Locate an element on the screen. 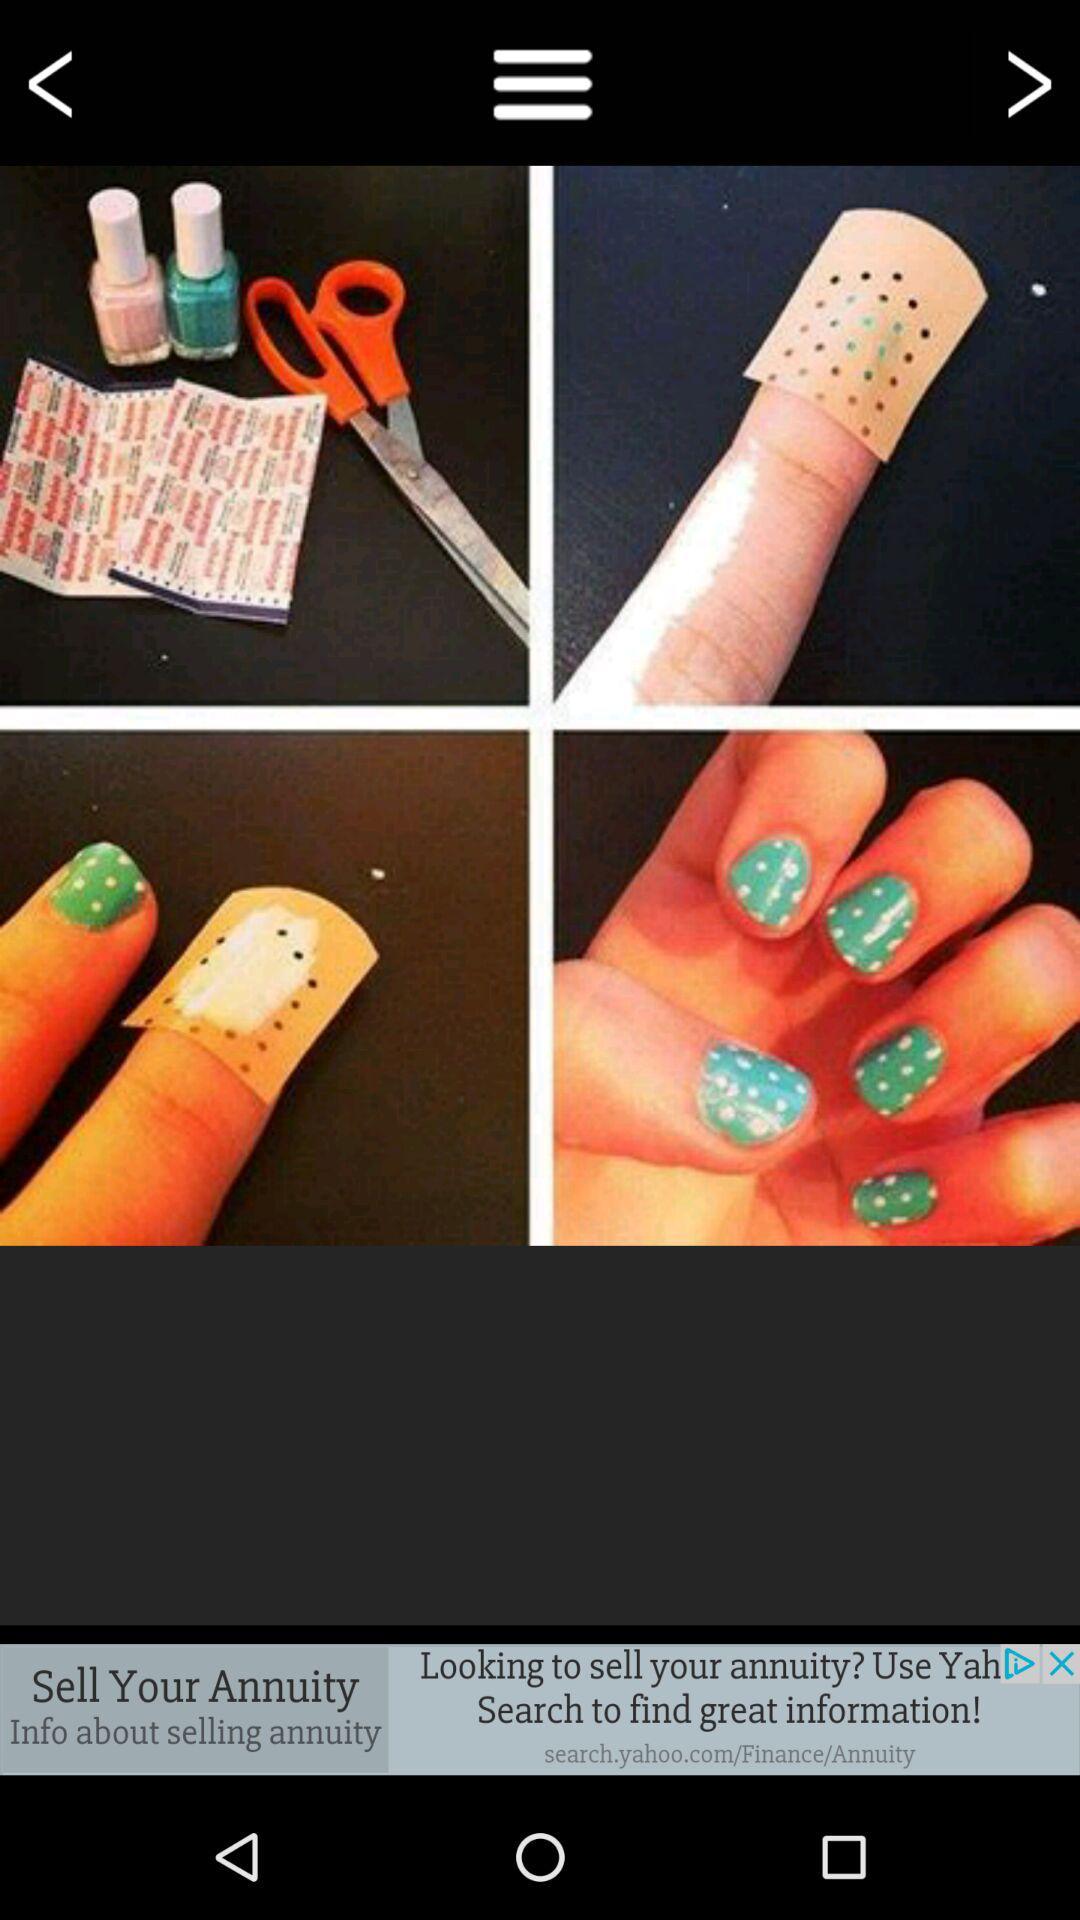 The height and width of the screenshot is (1920, 1080). expand pictures is located at coordinates (540, 705).